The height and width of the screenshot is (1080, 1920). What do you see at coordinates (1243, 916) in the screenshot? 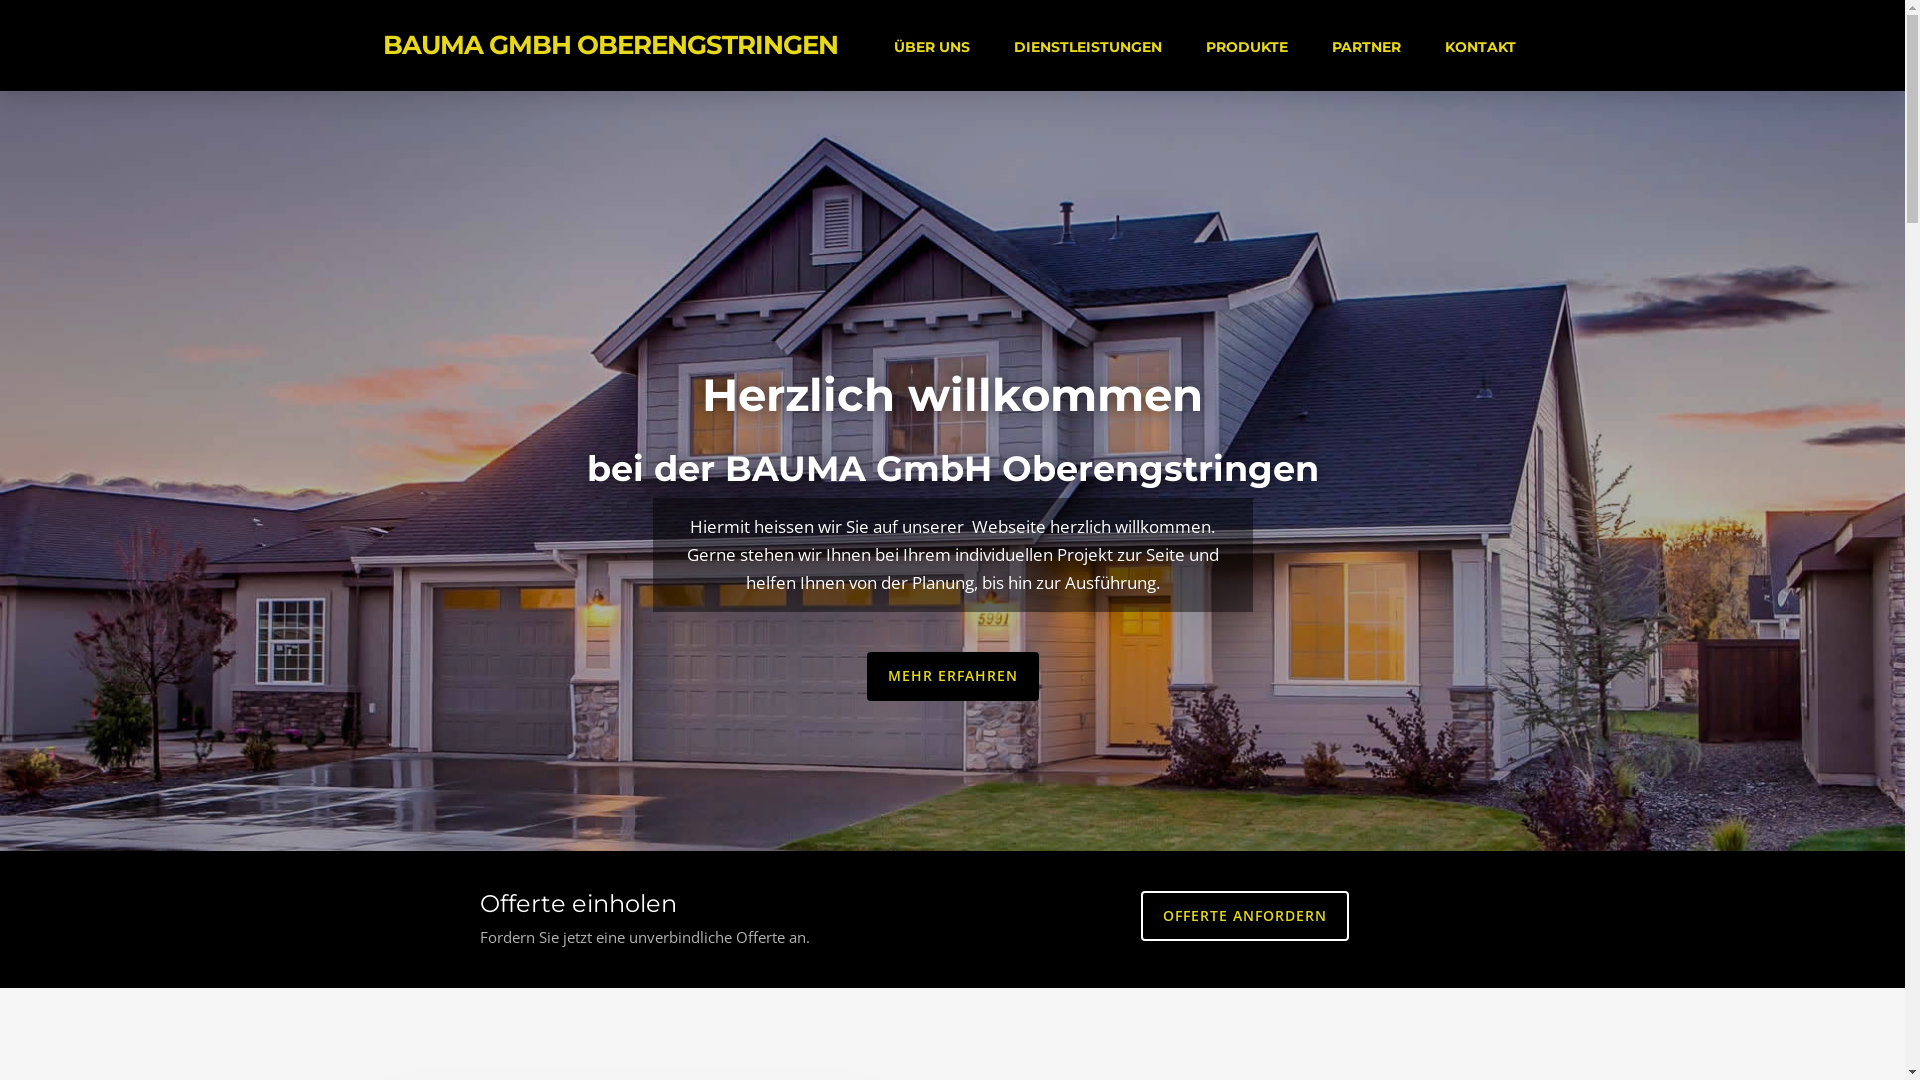
I see `'OFFERTE ANFORDERN'` at bounding box center [1243, 916].